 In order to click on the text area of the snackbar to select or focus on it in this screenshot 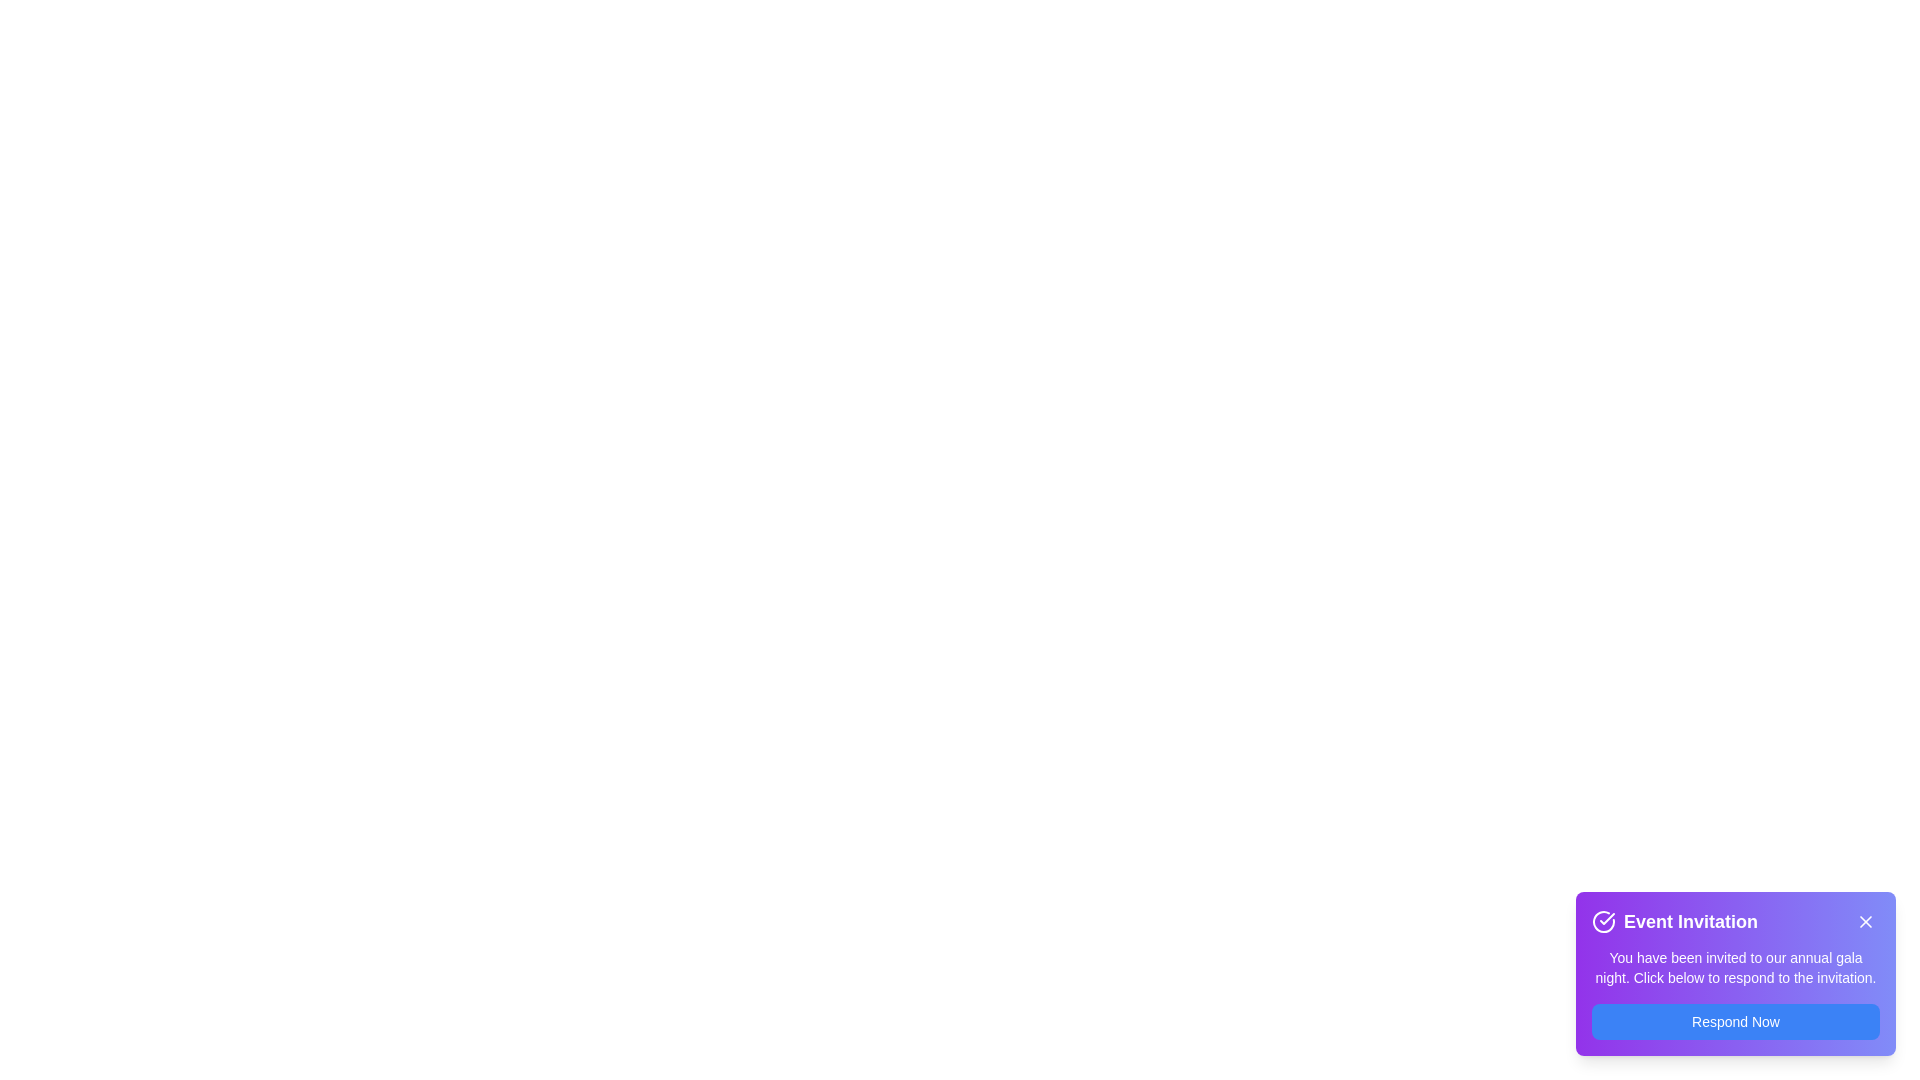, I will do `click(1735, 973)`.